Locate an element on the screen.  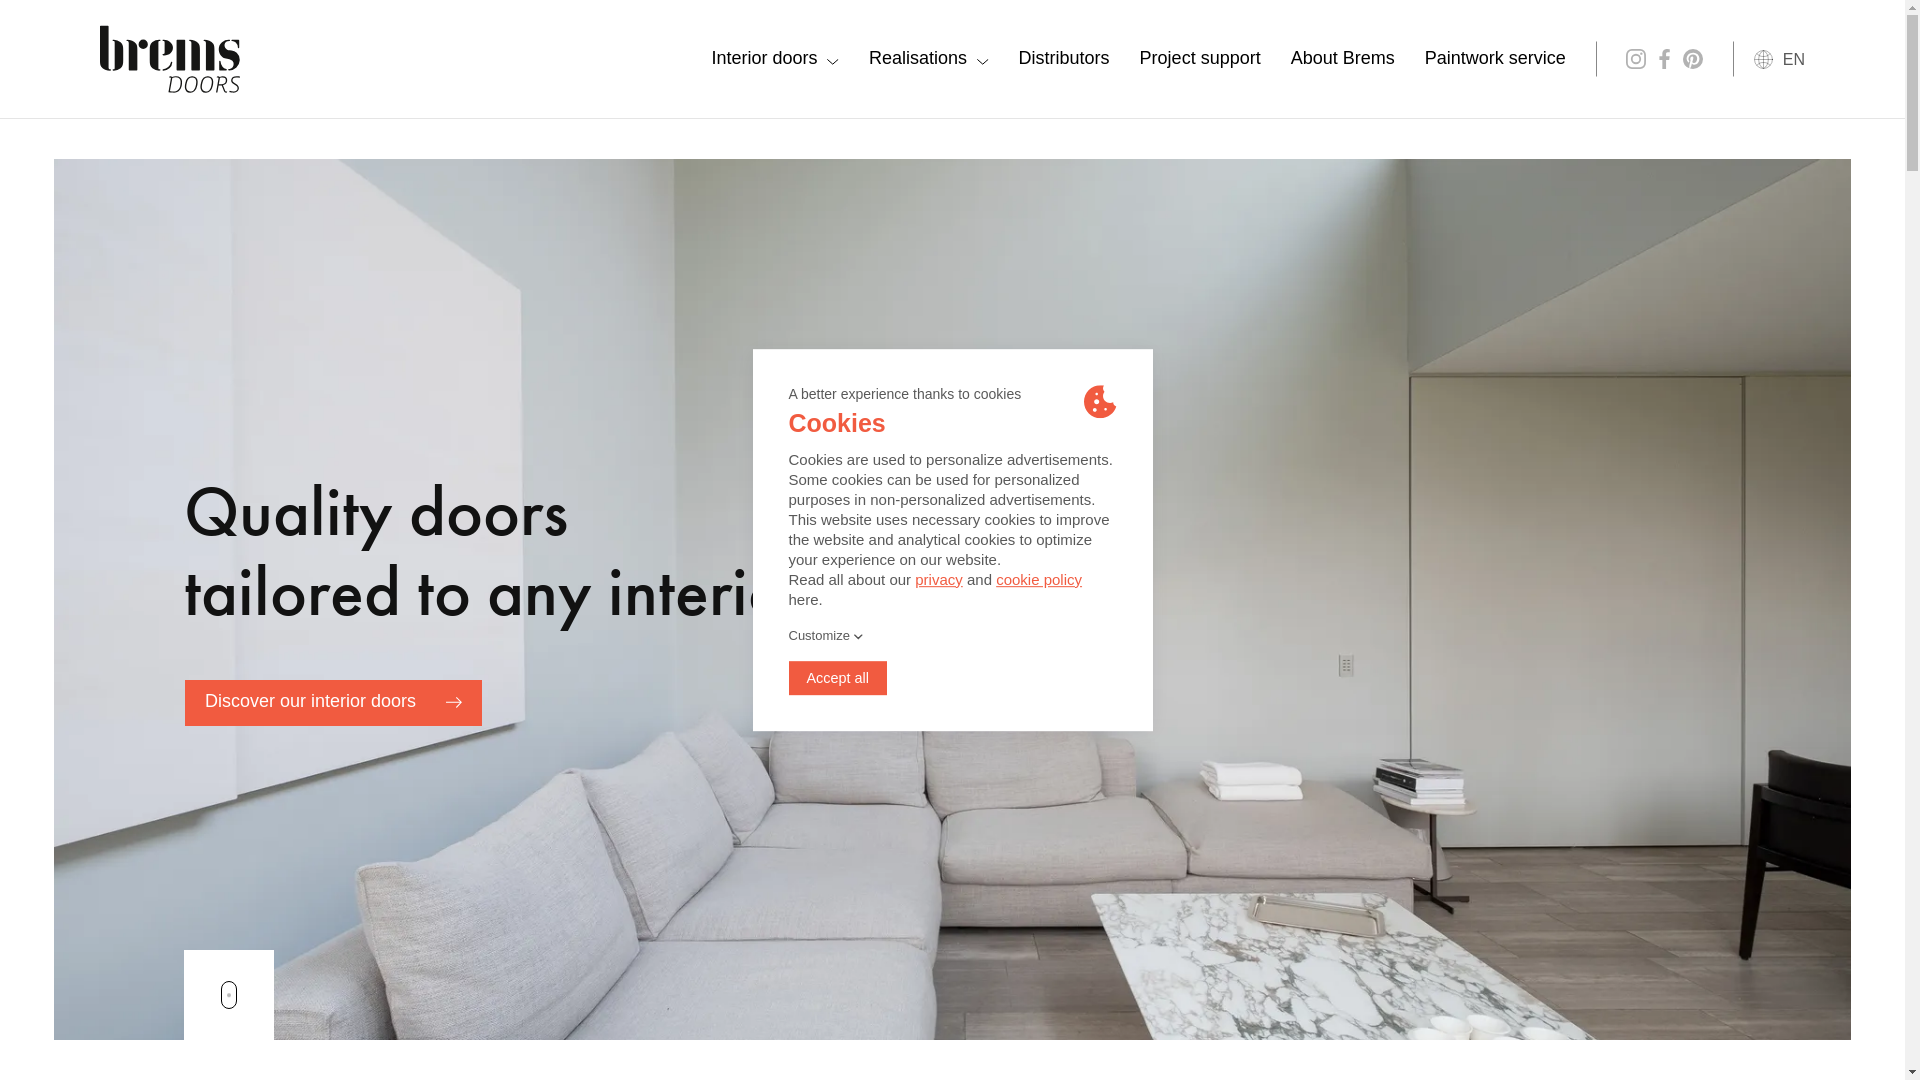
'Interior doors' is located at coordinates (773, 57).